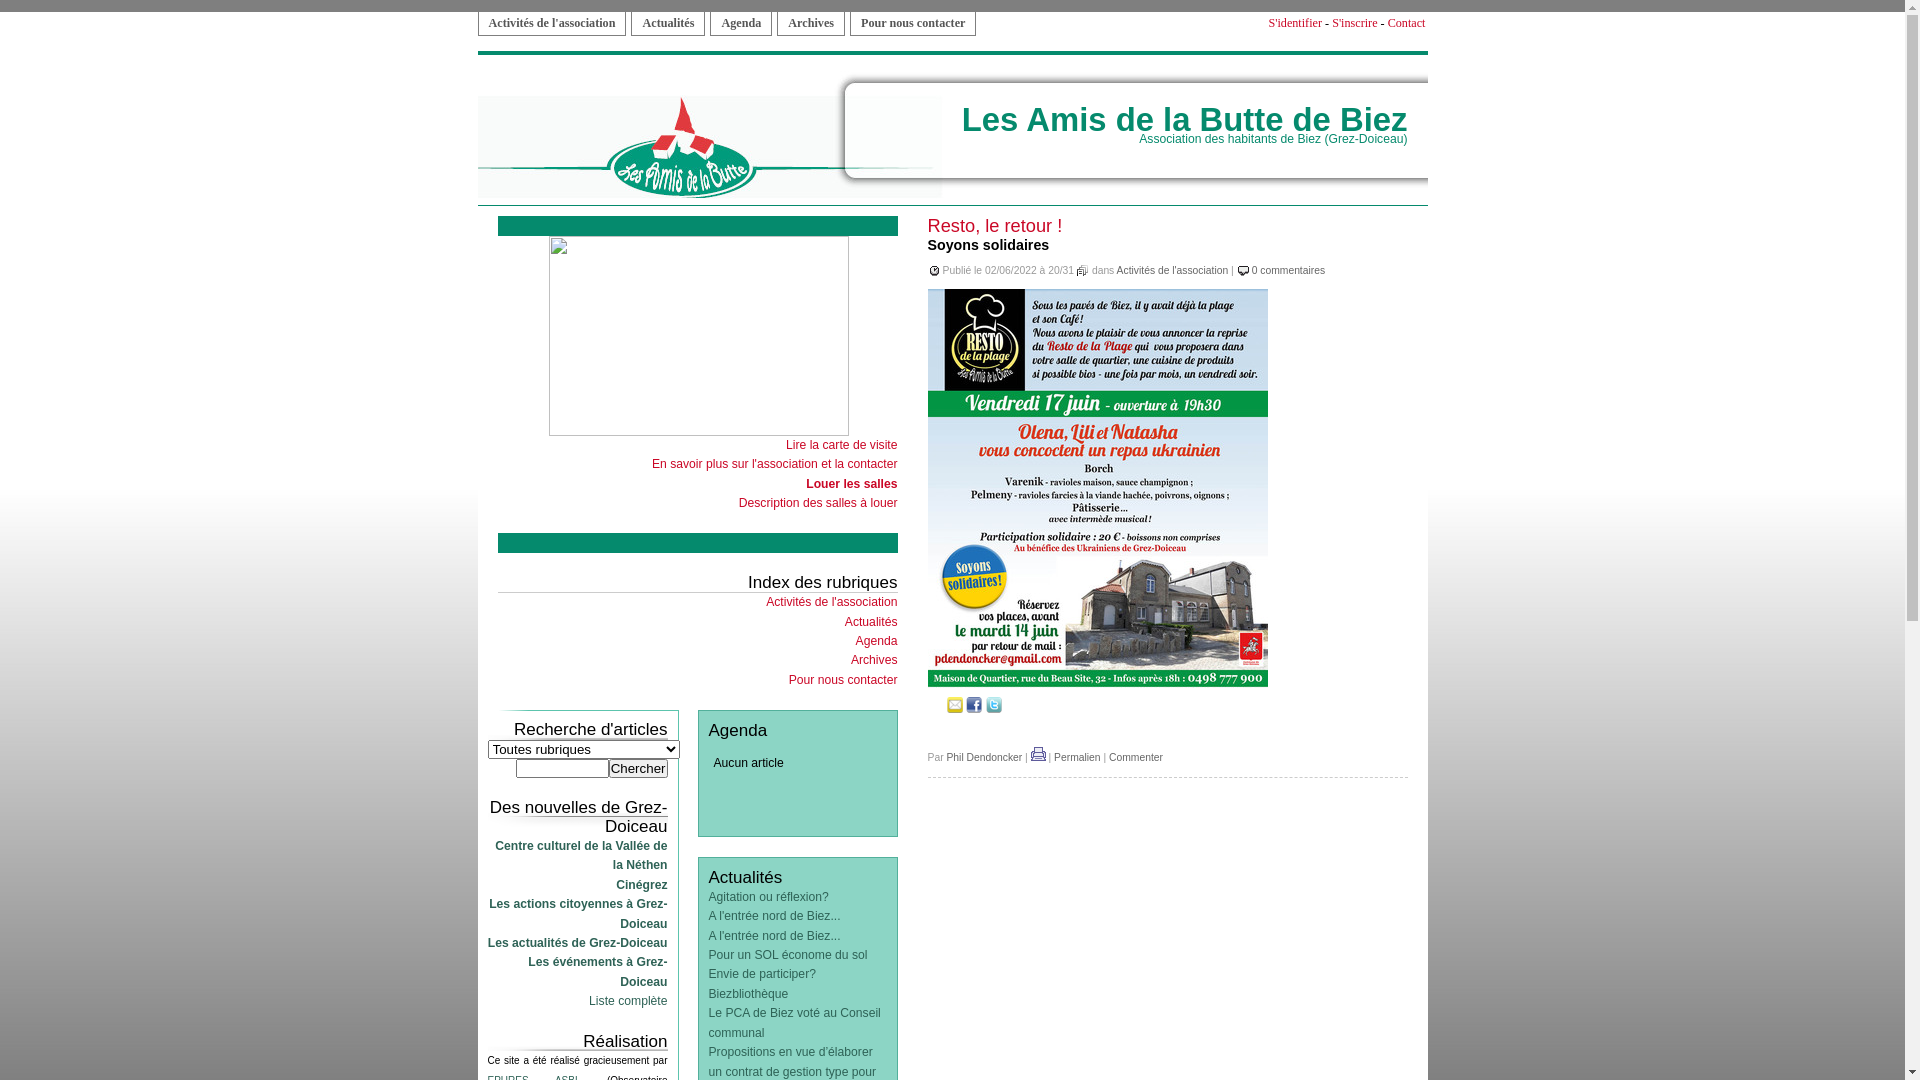  What do you see at coordinates (773, 463) in the screenshot?
I see `'En savoir plus sur l'association et la contacter'` at bounding box center [773, 463].